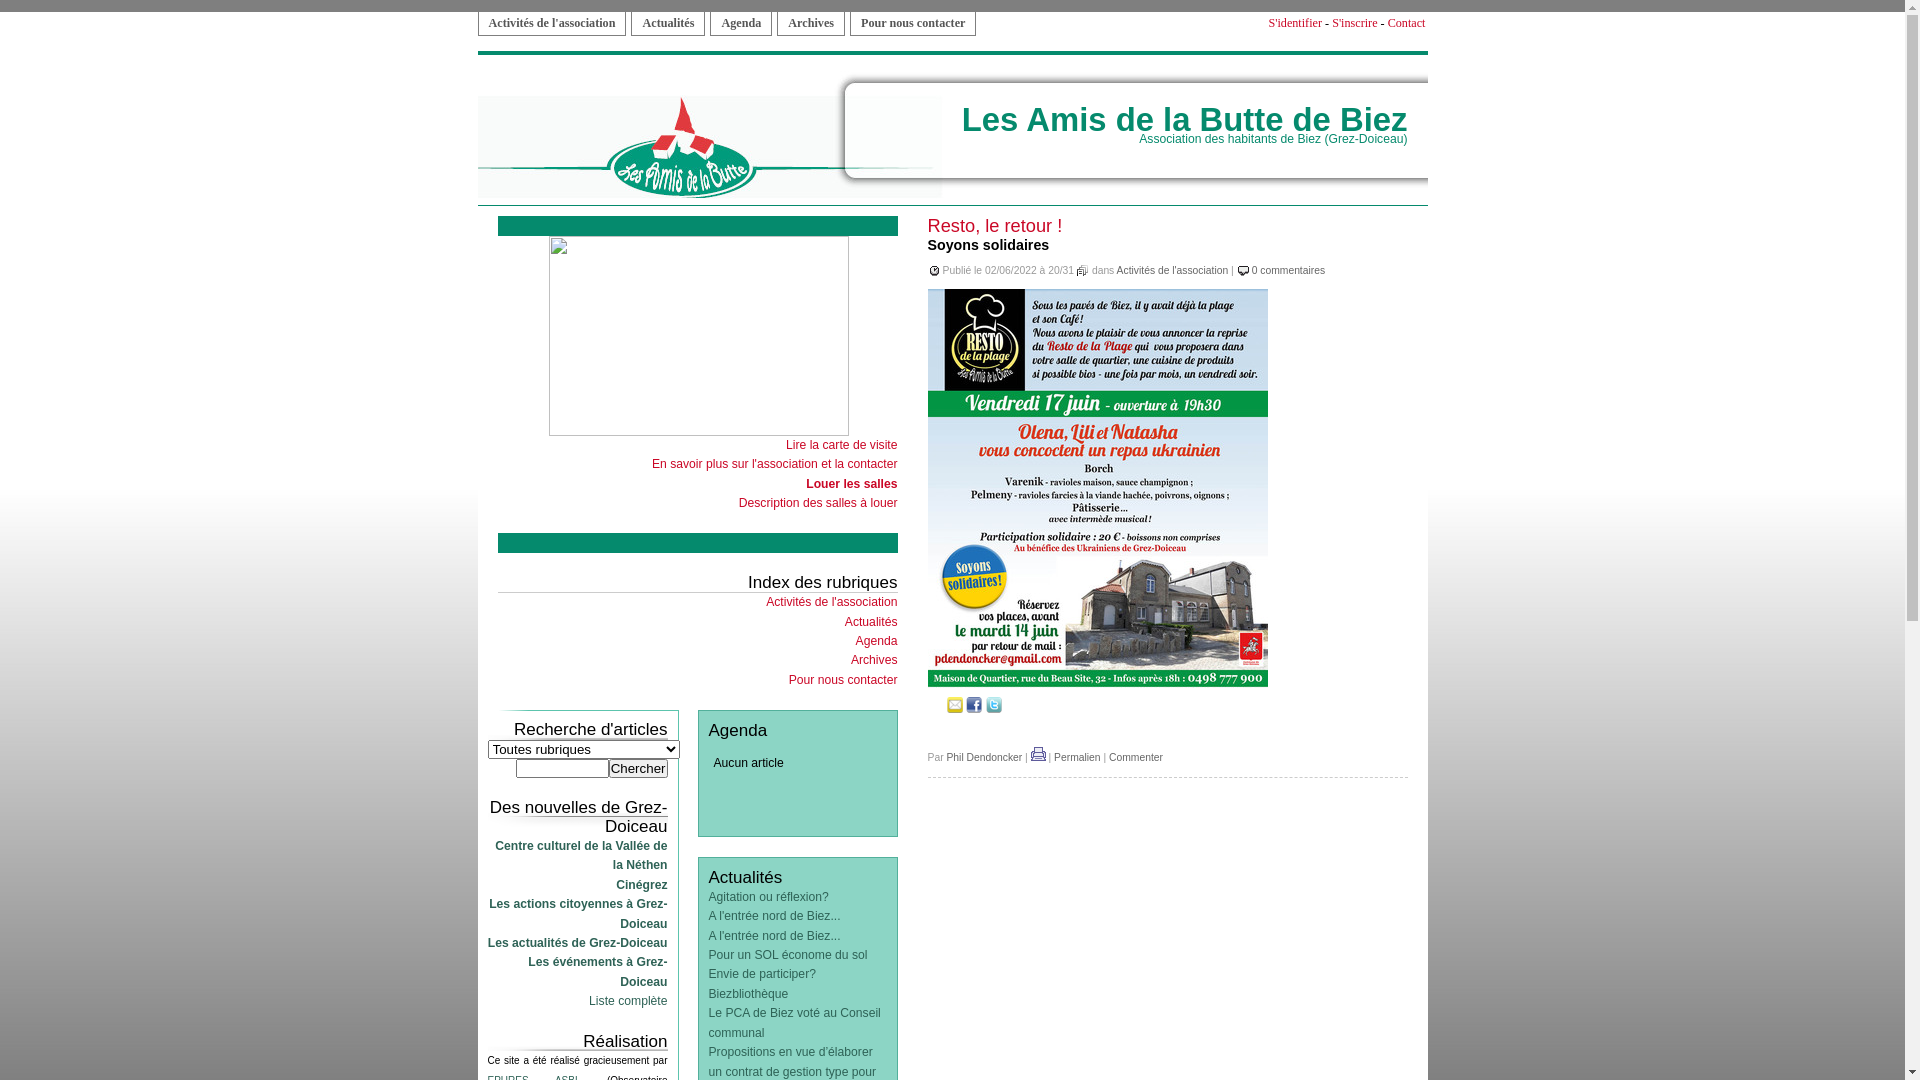  What do you see at coordinates (773, 463) in the screenshot?
I see `'En savoir plus sur l'association et la contacter'` at bounding box center [773, 463].